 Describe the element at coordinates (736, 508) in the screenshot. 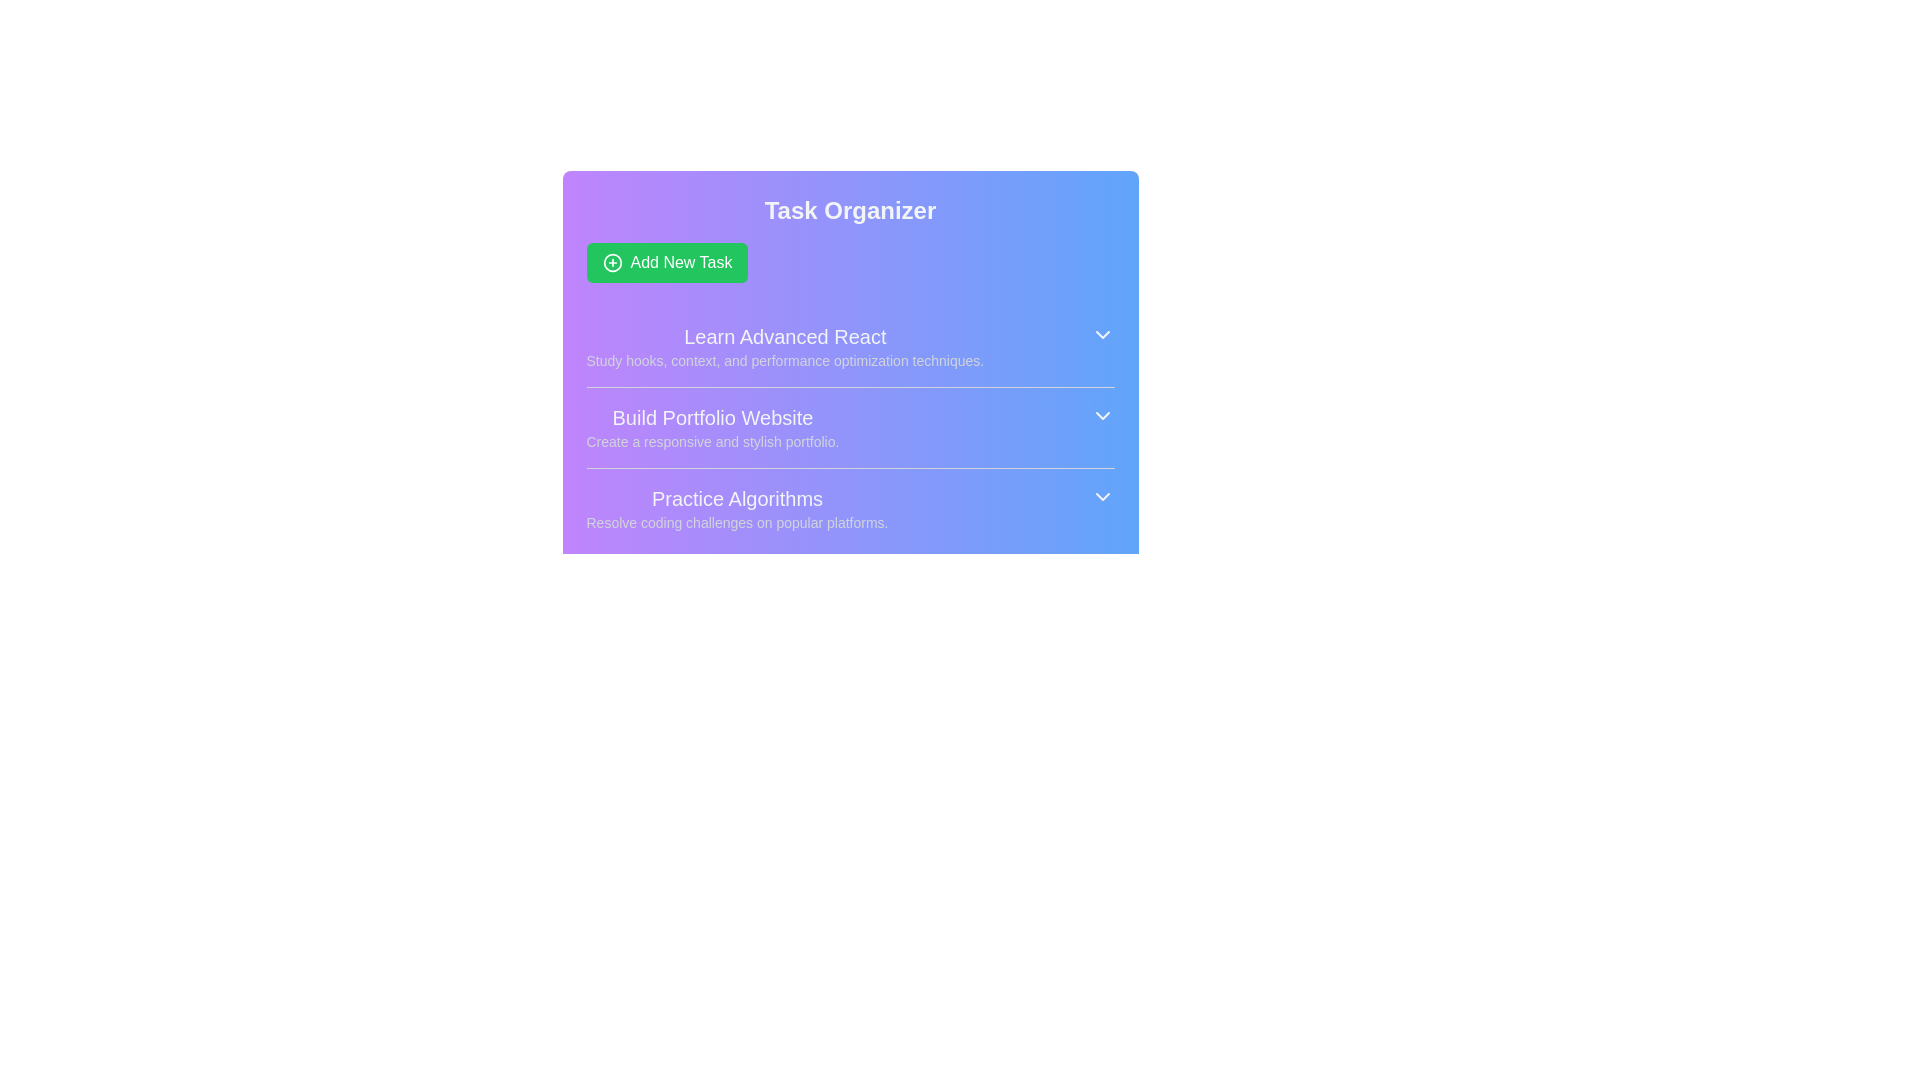

I see `the Text element that serves as a title and description for a task item related to practicing algorithms in the 'Task Organizer' interface` at that location.